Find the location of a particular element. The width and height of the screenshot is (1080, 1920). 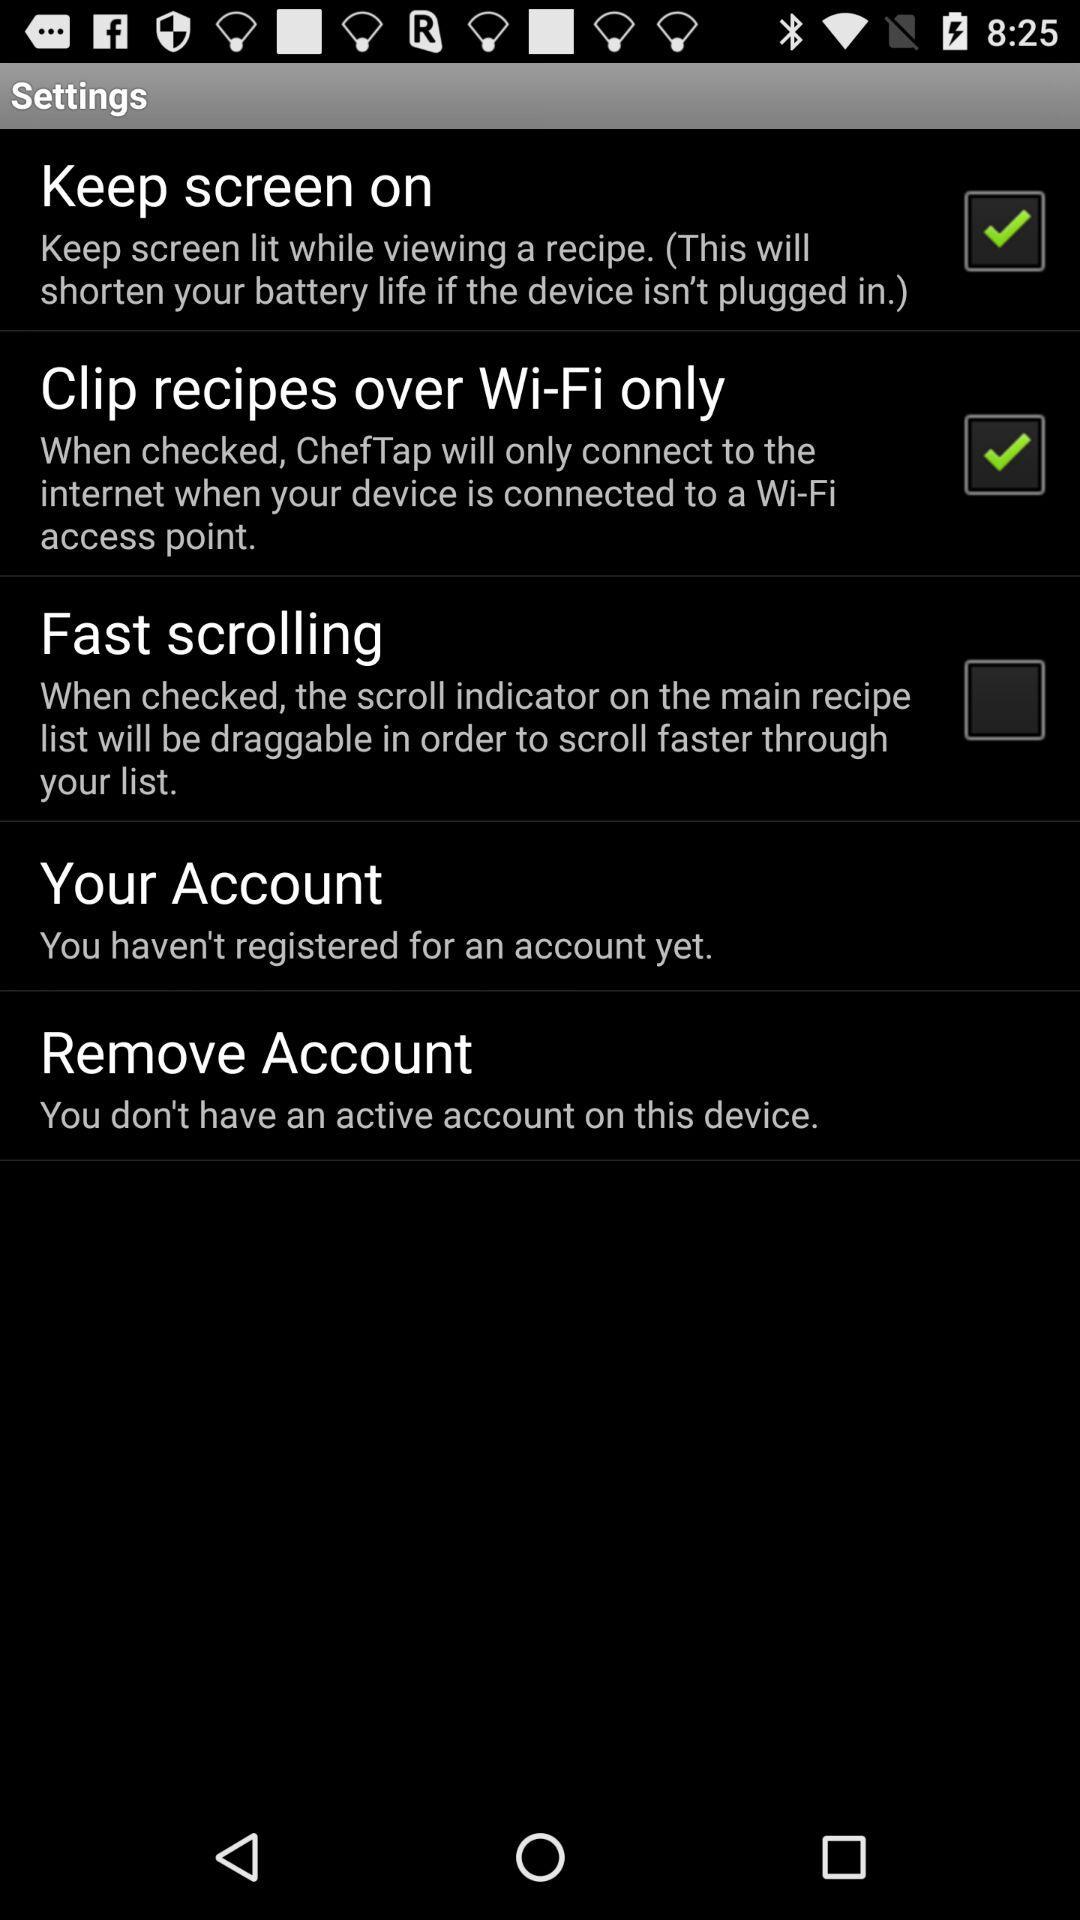

app below the you haven t app is located at coordinates (255, 1049).